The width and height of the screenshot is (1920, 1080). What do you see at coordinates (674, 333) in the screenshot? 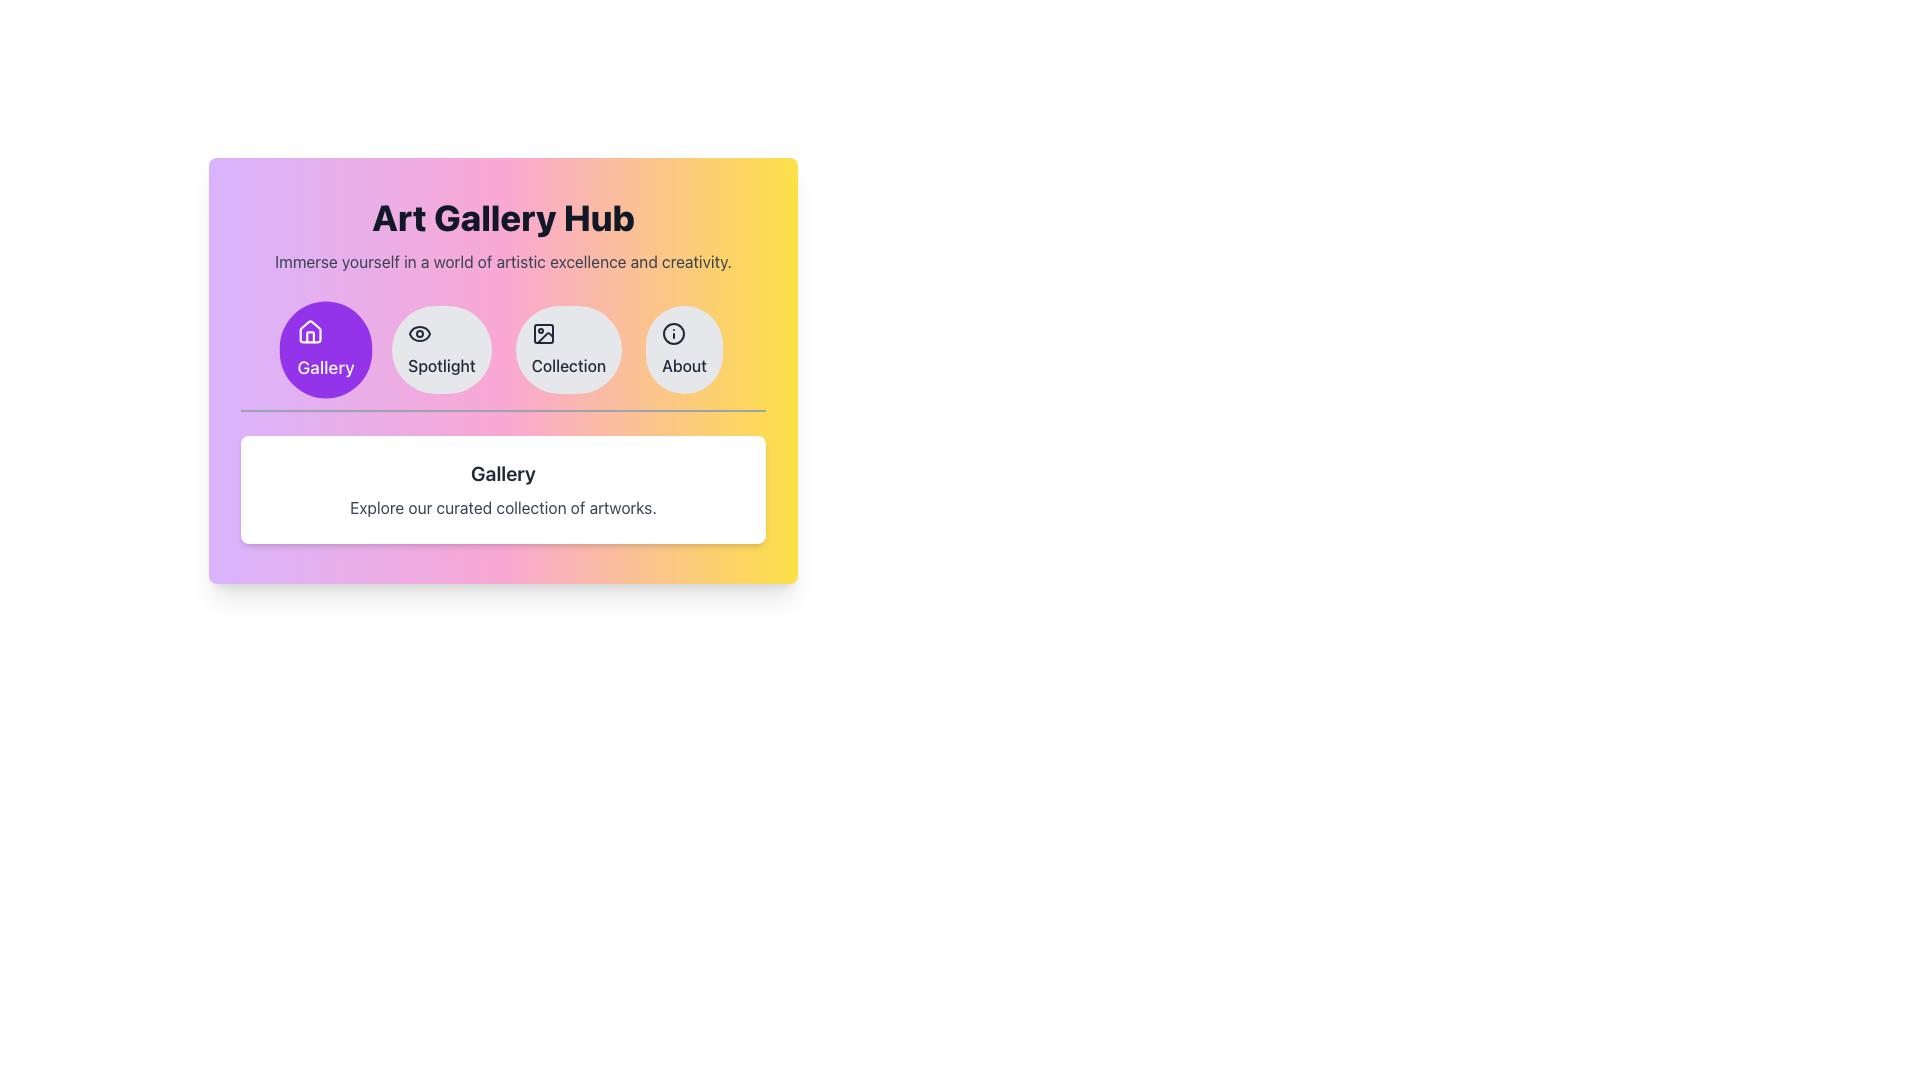
I see `the circular icon with a thin border, featuring a vertical line and a dot above it, located within the 'About' button in the 'Art Gallery Hub'` at bounding box center [674, 333].